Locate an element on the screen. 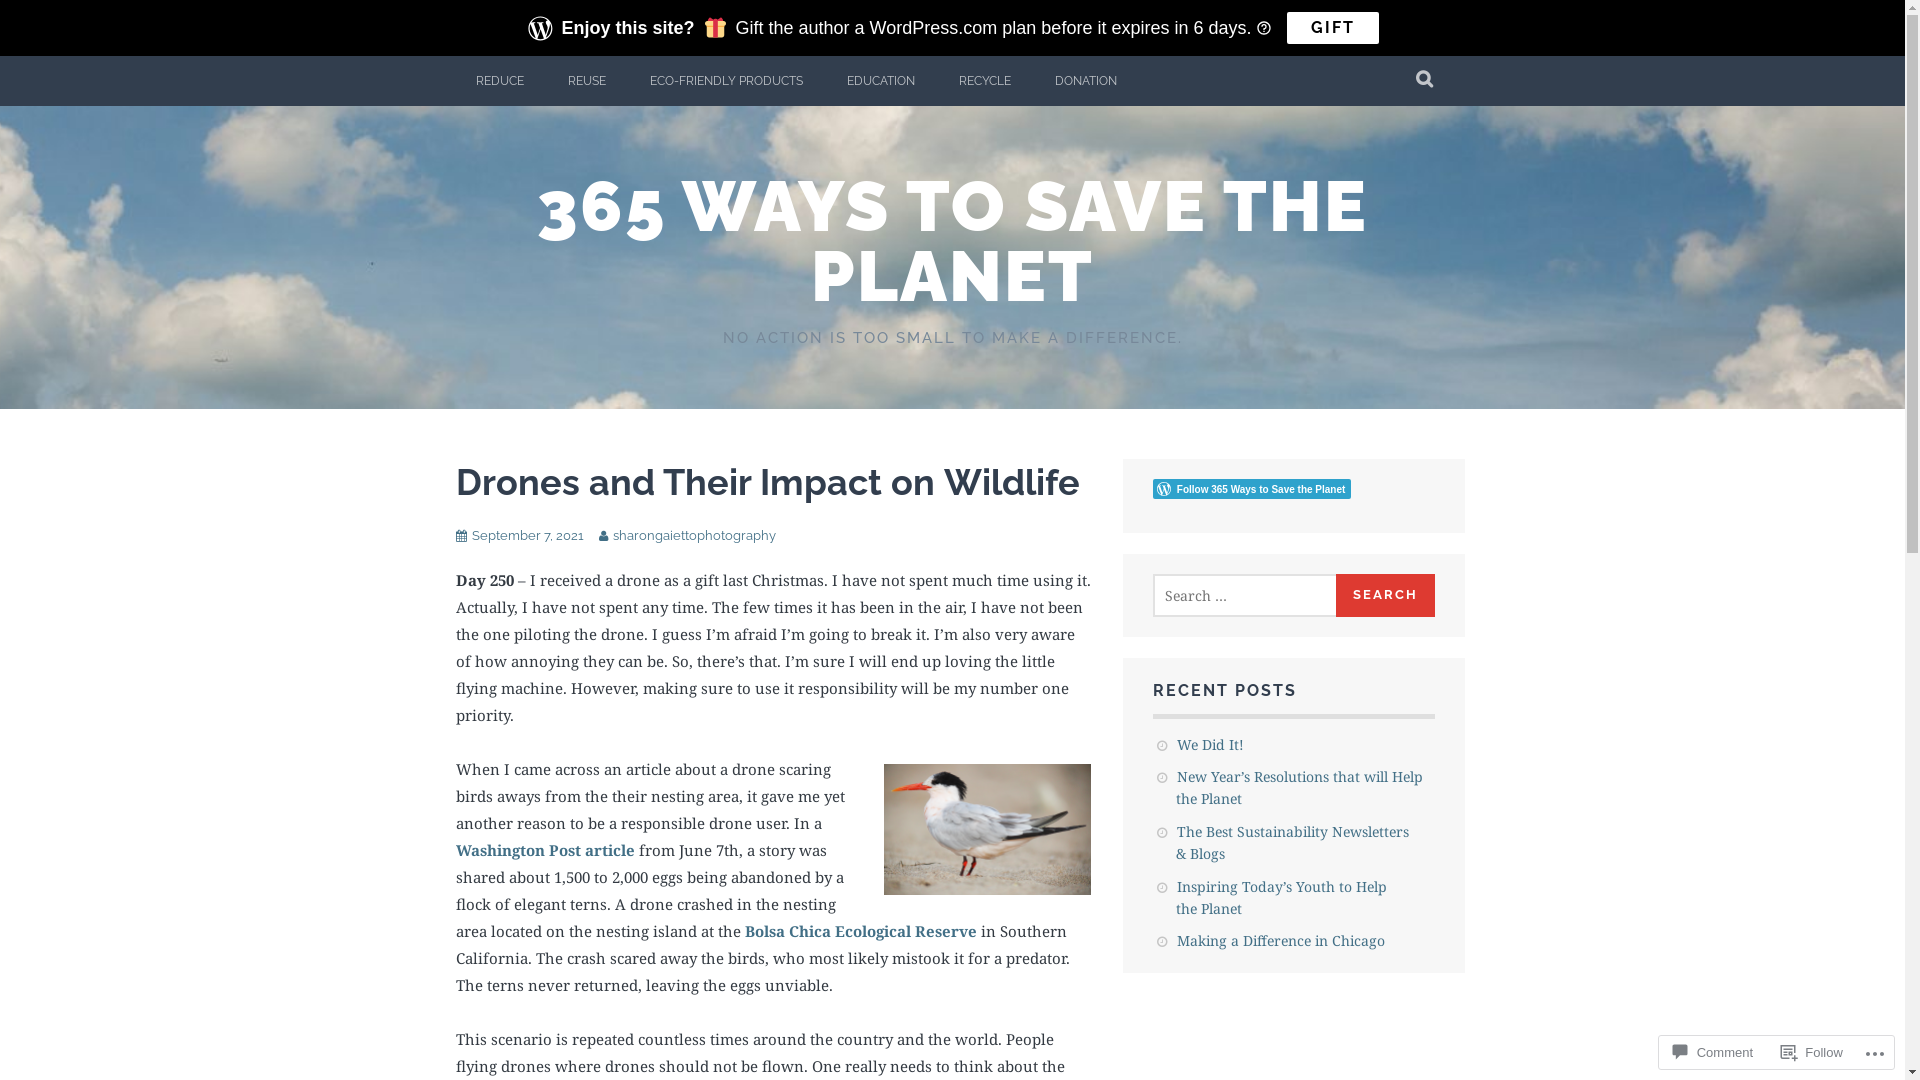 Image resolution: width=1920 pixels, height=1080 pixels. 'RECYCLE' is located at coordinates (983, 80).